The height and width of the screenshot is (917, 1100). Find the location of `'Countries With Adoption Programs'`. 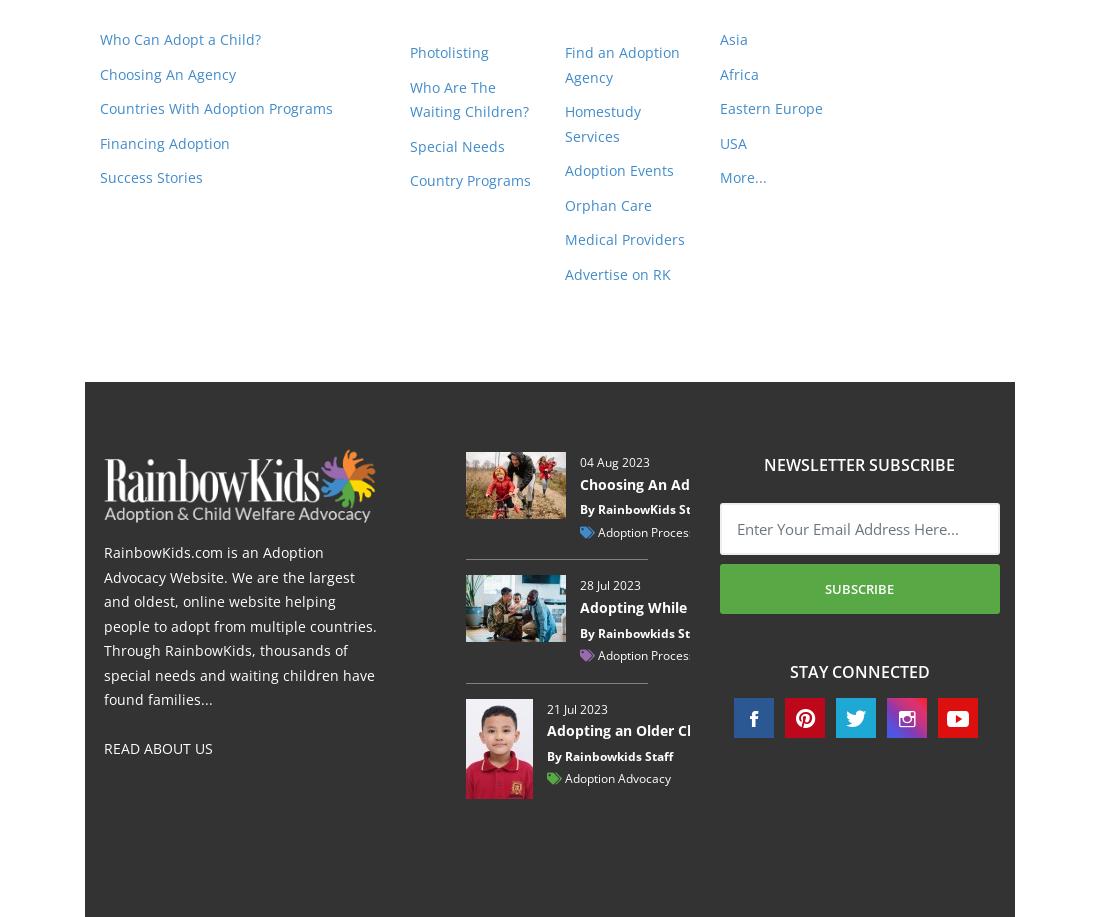

'Countries With Adoption Programs' is located at coordinates (216, 107).